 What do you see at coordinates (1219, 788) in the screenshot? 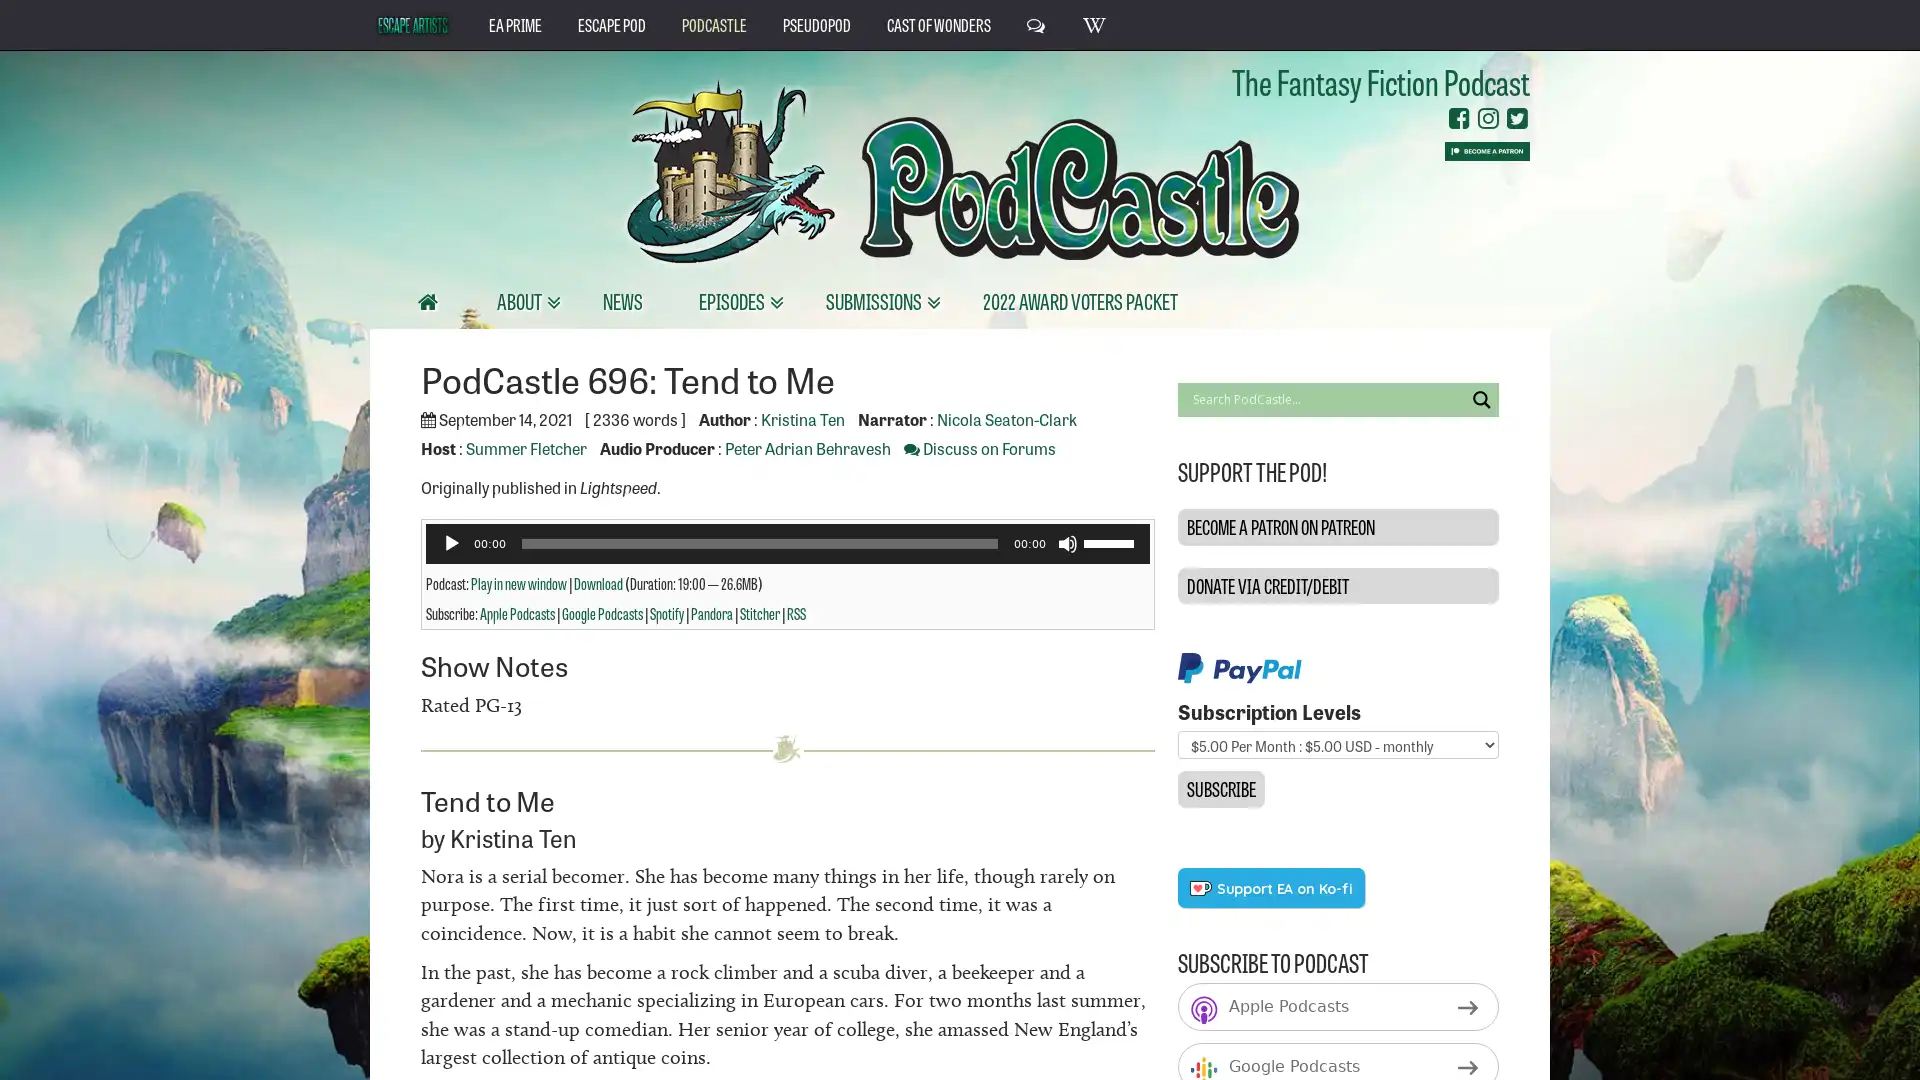
I see `Subscribe` at bounding box center [1219, 788].